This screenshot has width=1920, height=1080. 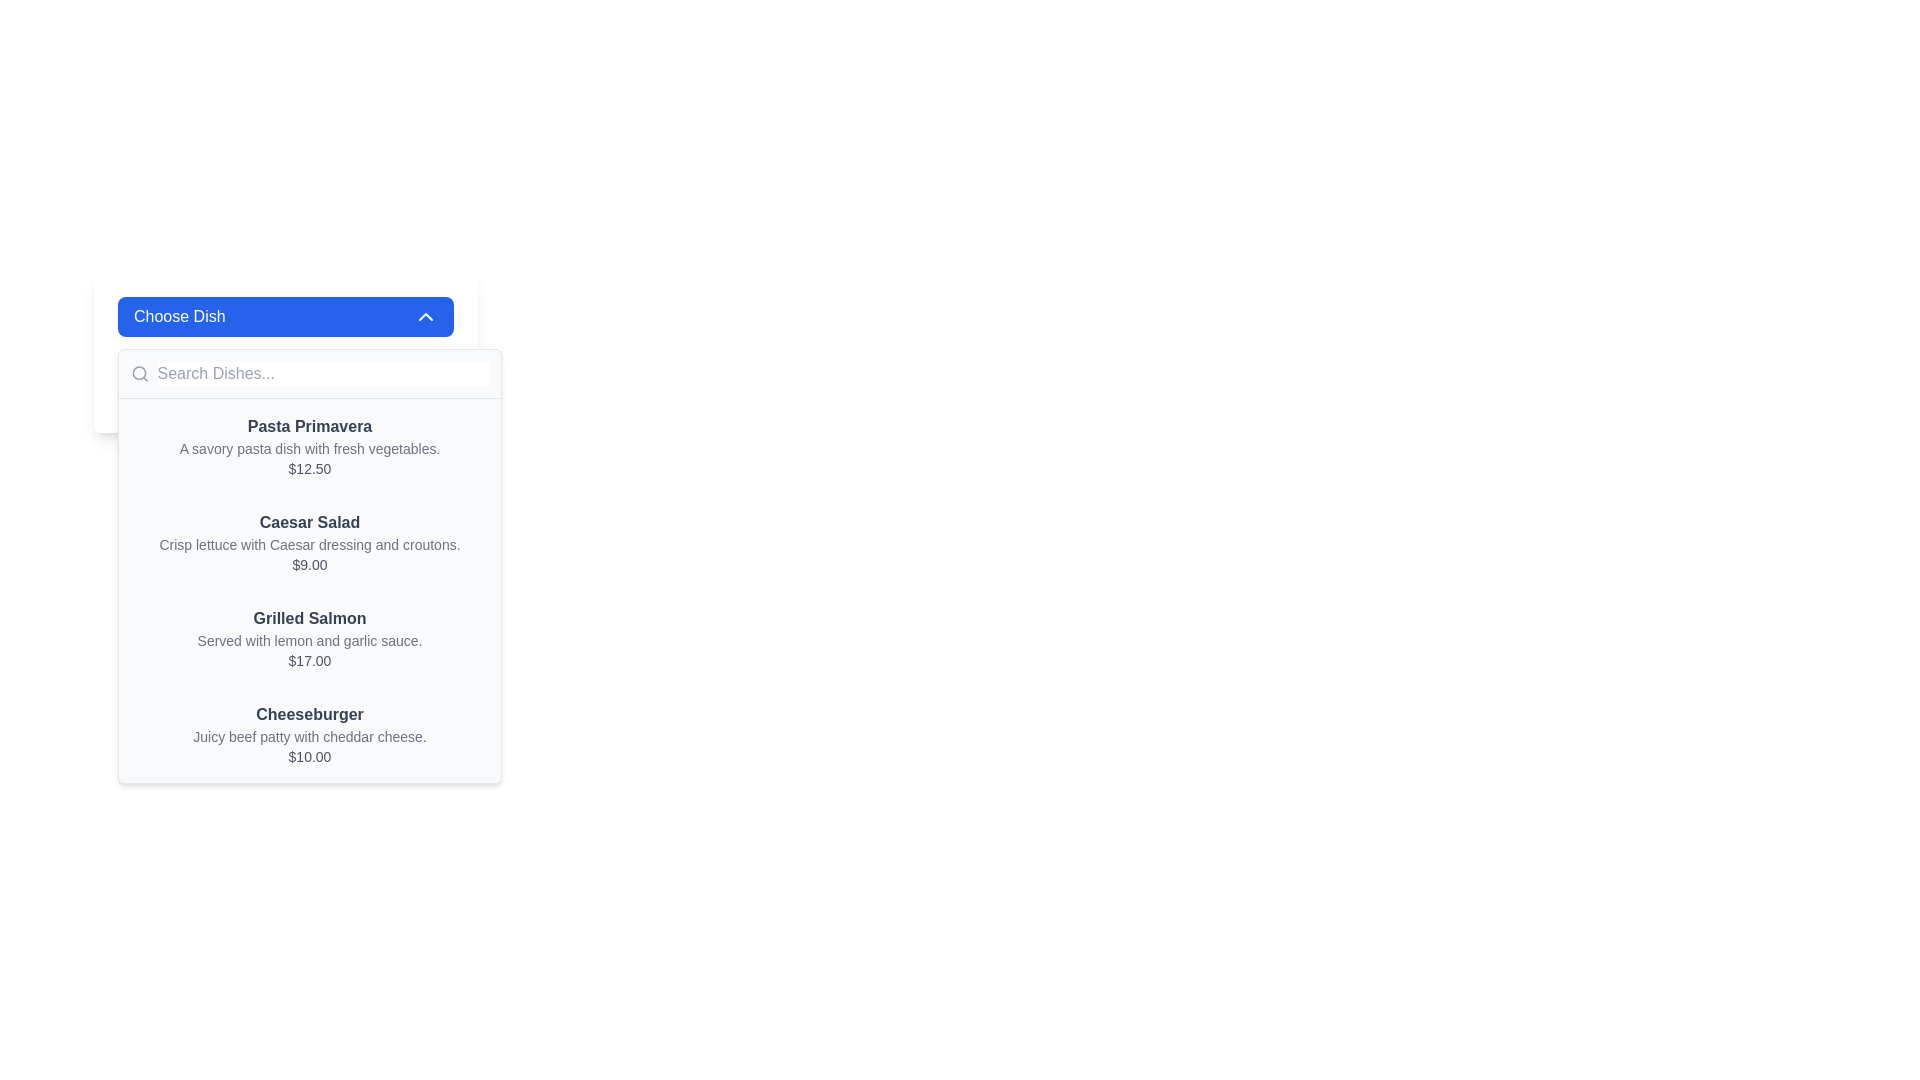 I want to click on to select the menu item titled 'Cheeseburger', which is bold and larger in size, located at the bottom of the list of menu items, so click(x=309, y=735).